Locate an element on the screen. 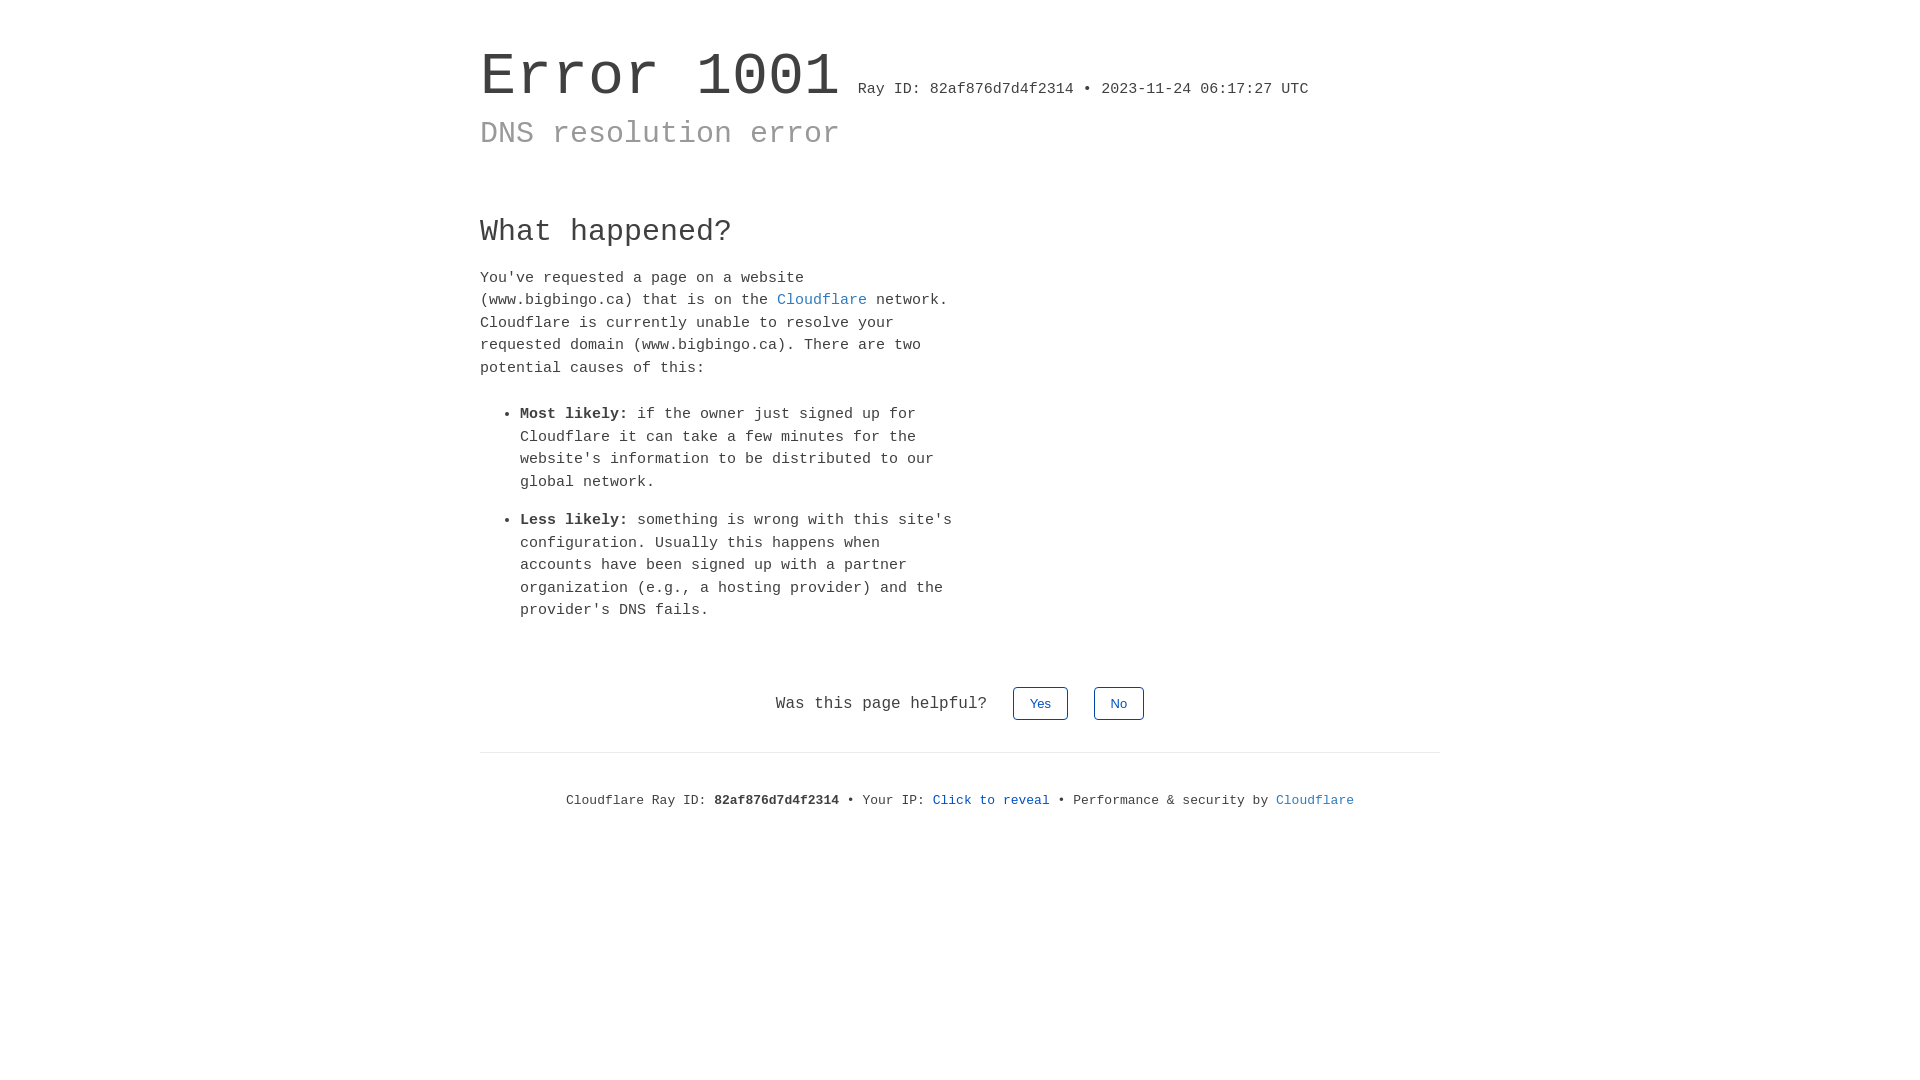 The image size is (1920, 1080). 'No' is located at coordinates (1118, 701).